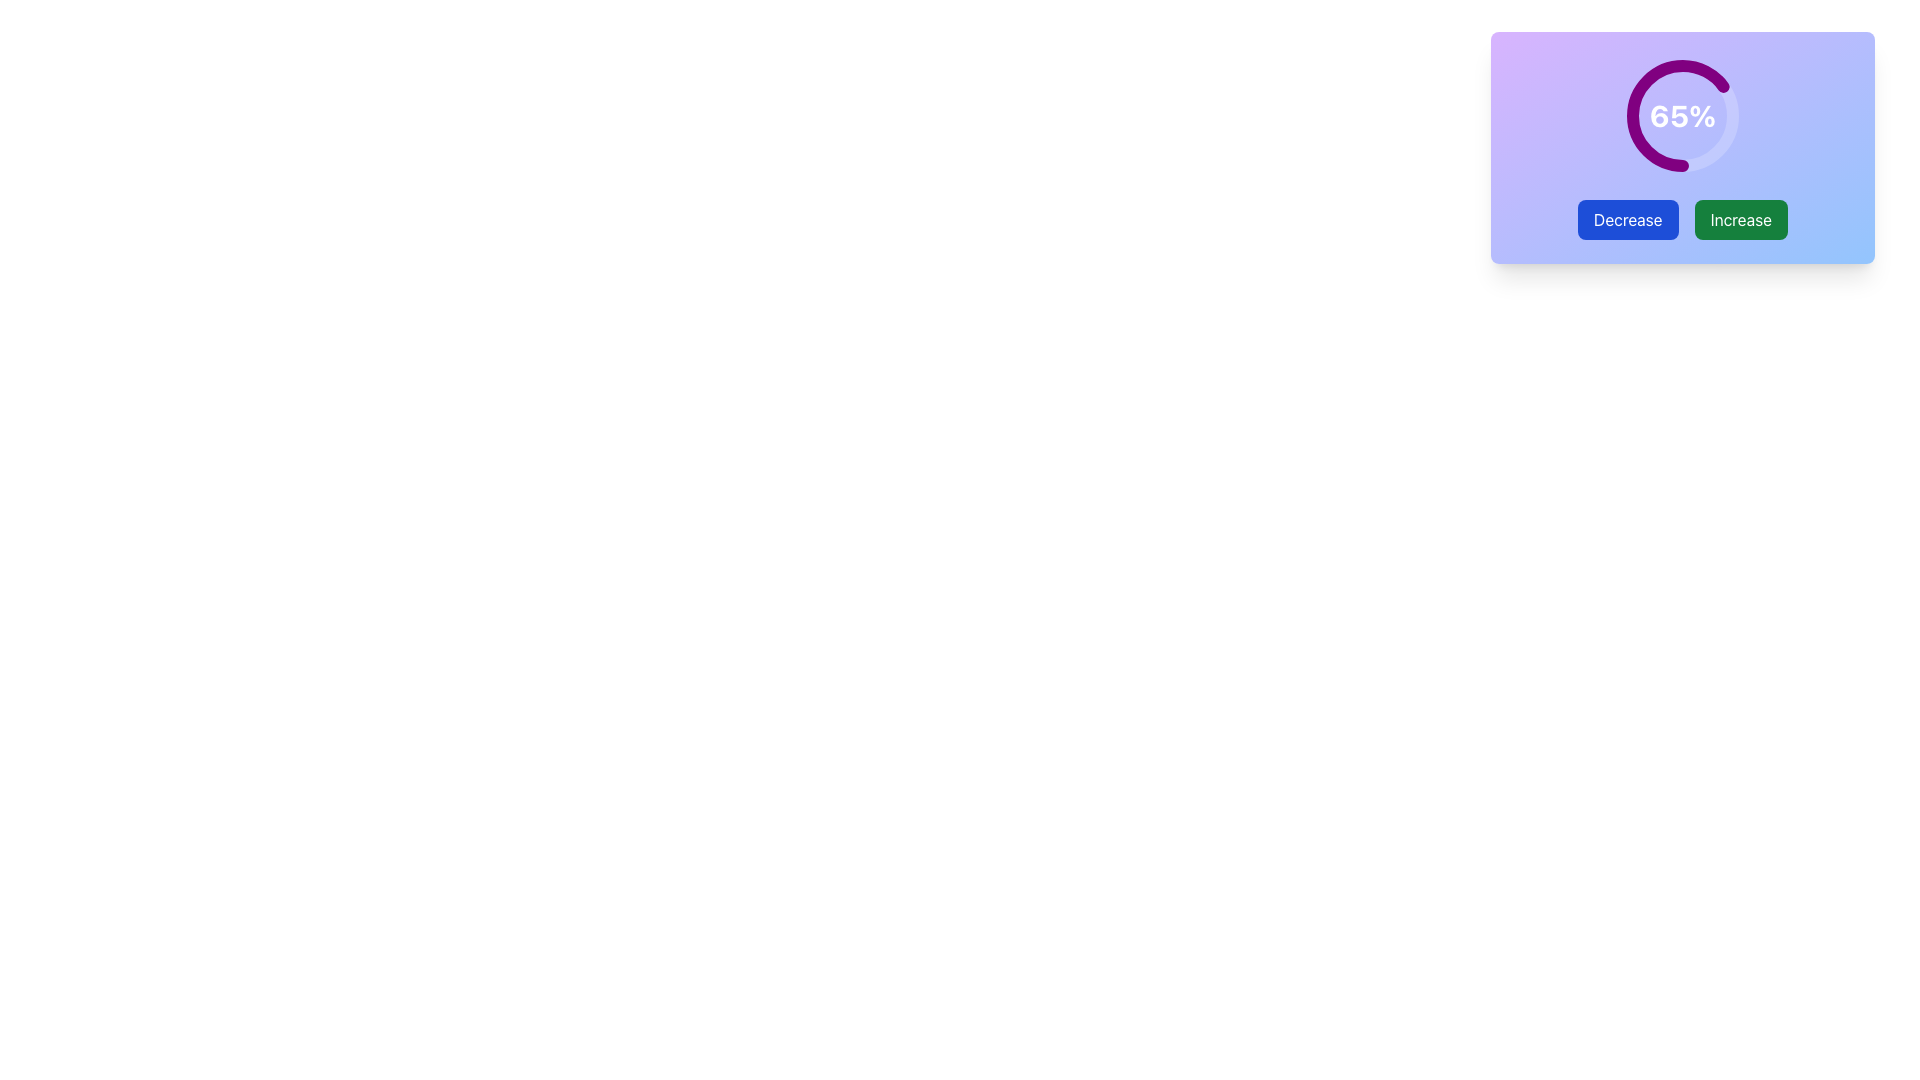 Image resolution: width=1920 pixels, height=1080 pixels. I want to click on the increment button located on the right side of the decrease button, beneath a circular progress indicator showing '65%', so click(1740, 219).